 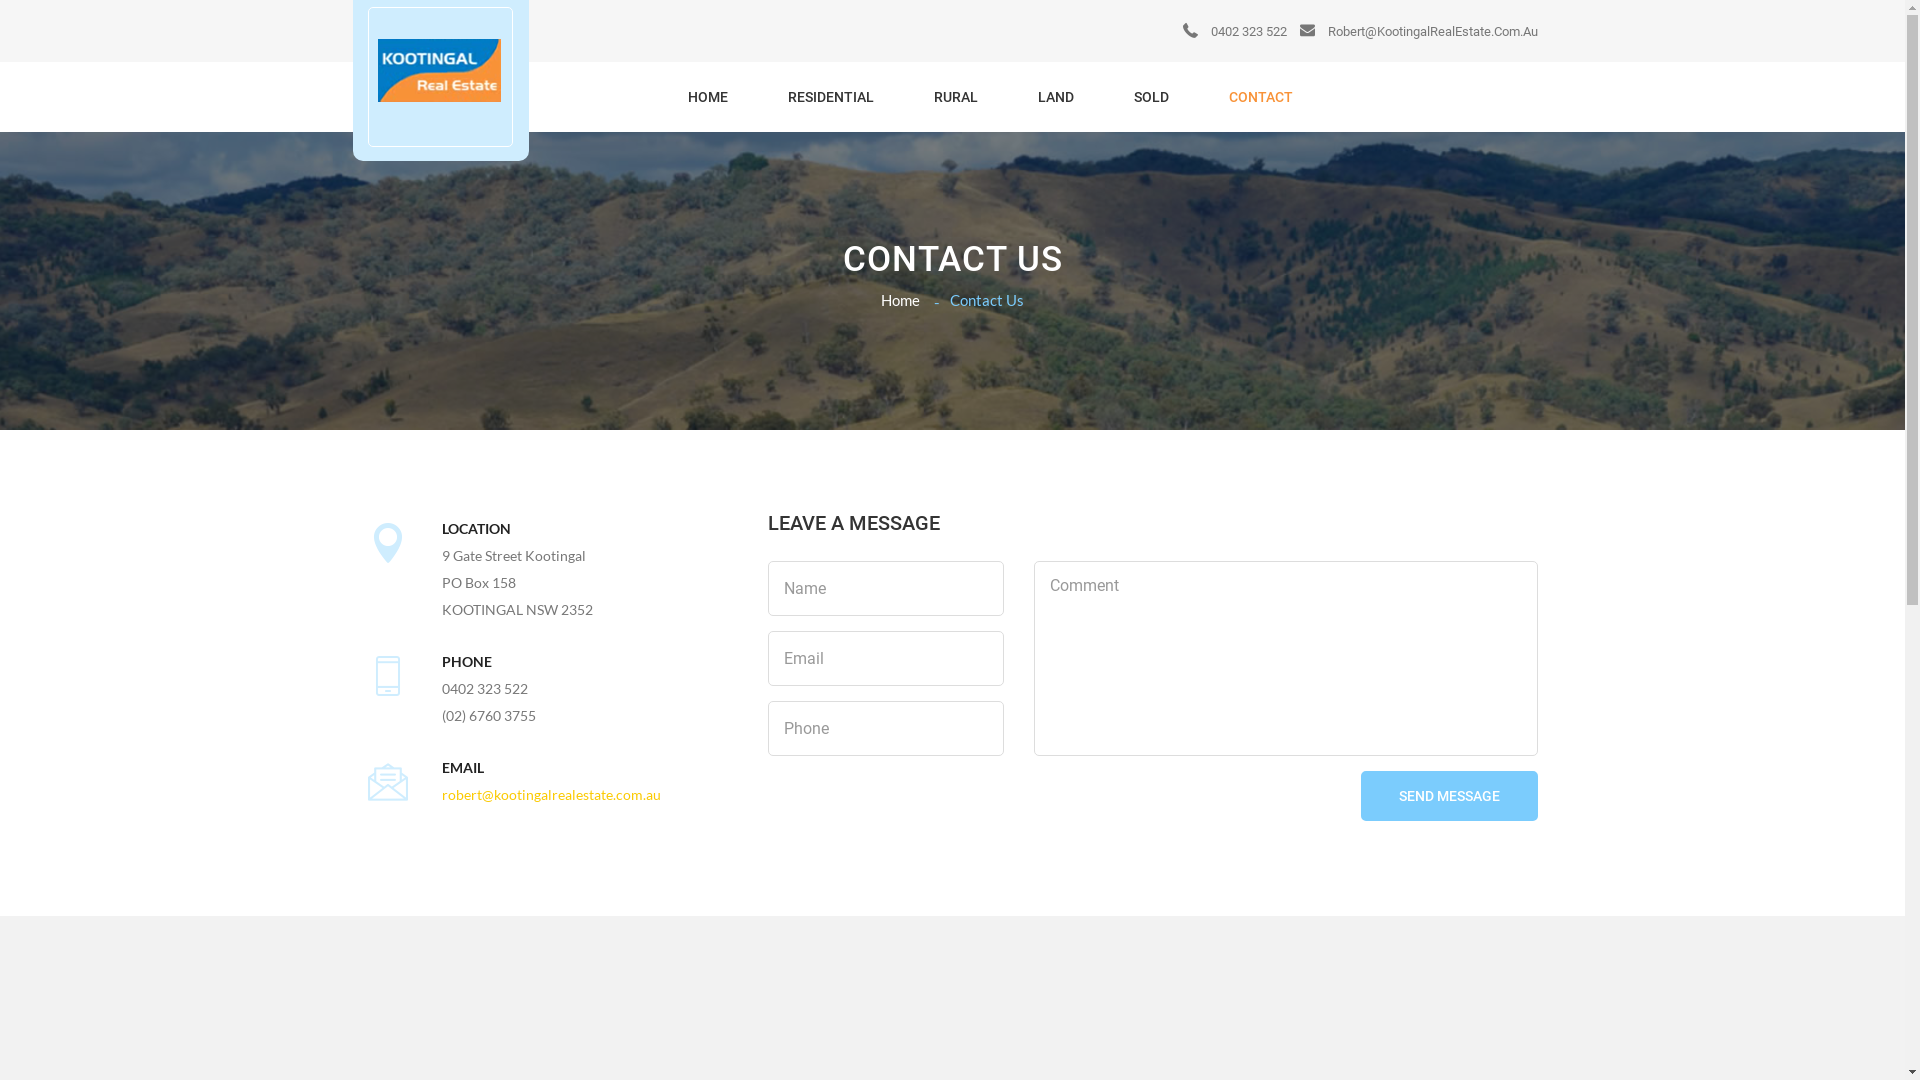 What do you see at coordinates (1055, 96) in the screenshot?
I see `'LAND'` at bounding box center [1055, 96].